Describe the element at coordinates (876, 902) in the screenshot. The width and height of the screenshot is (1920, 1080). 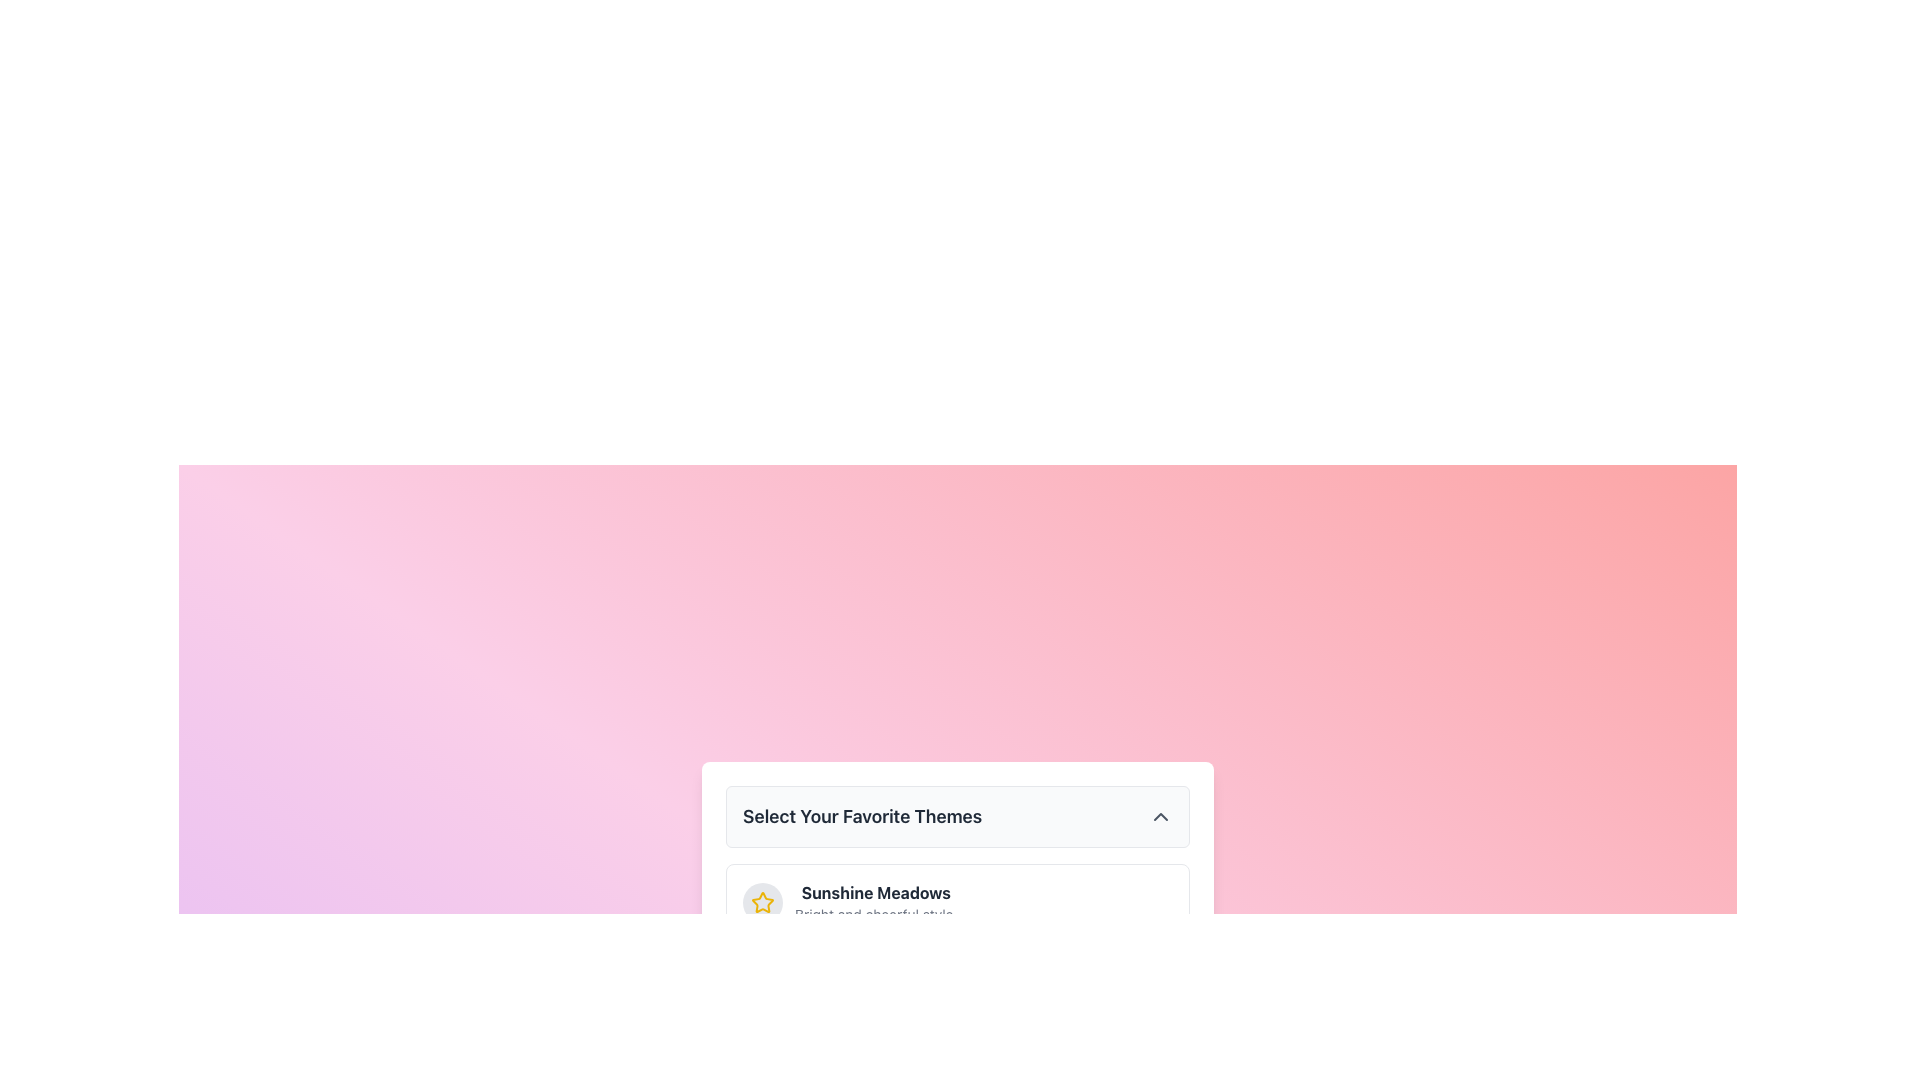
I see `the Text Display element that shows 'Sunshine Meadows' in bold dark gray and 'Bright and cheerful style.' in smaller light color, located beneath 'Select Your Favorite Themes'` at that location.